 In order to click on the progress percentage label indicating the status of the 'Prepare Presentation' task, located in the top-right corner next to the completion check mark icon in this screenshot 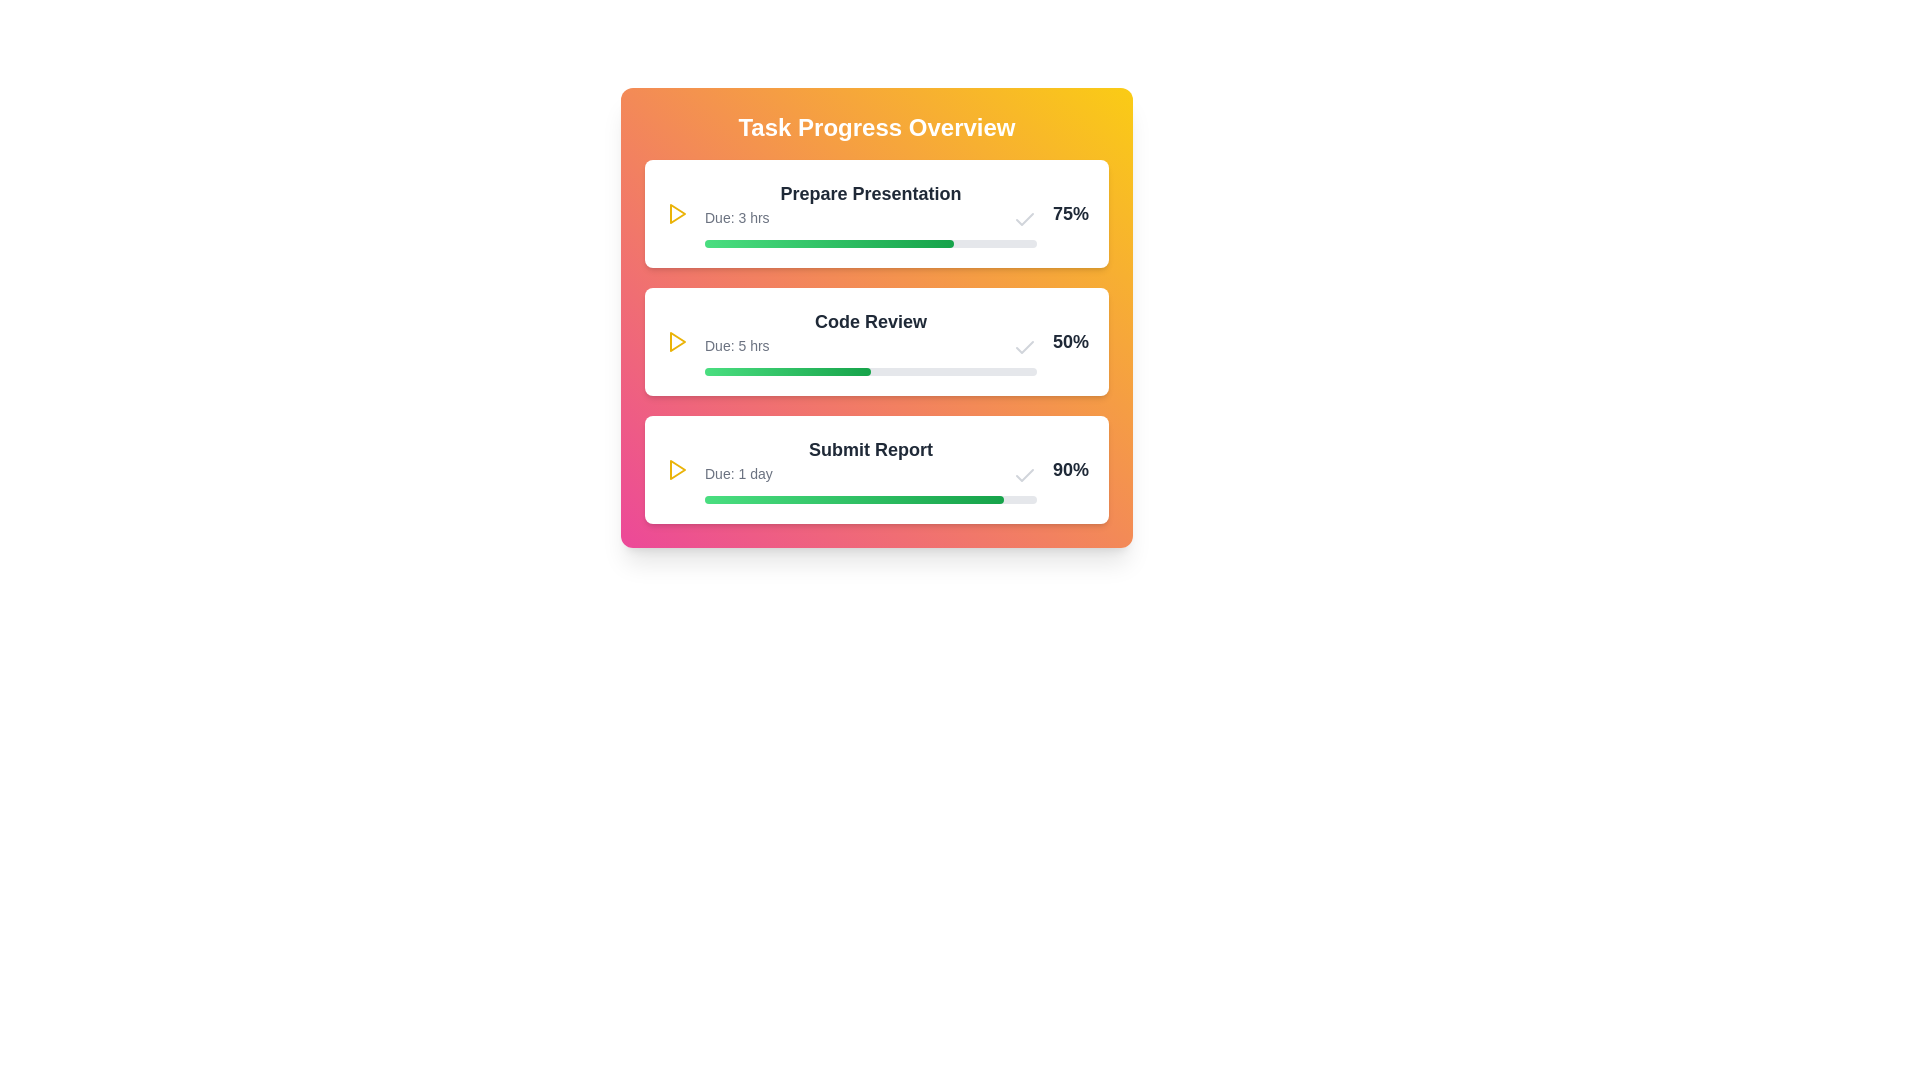, I will do `click(1069, 213)`.